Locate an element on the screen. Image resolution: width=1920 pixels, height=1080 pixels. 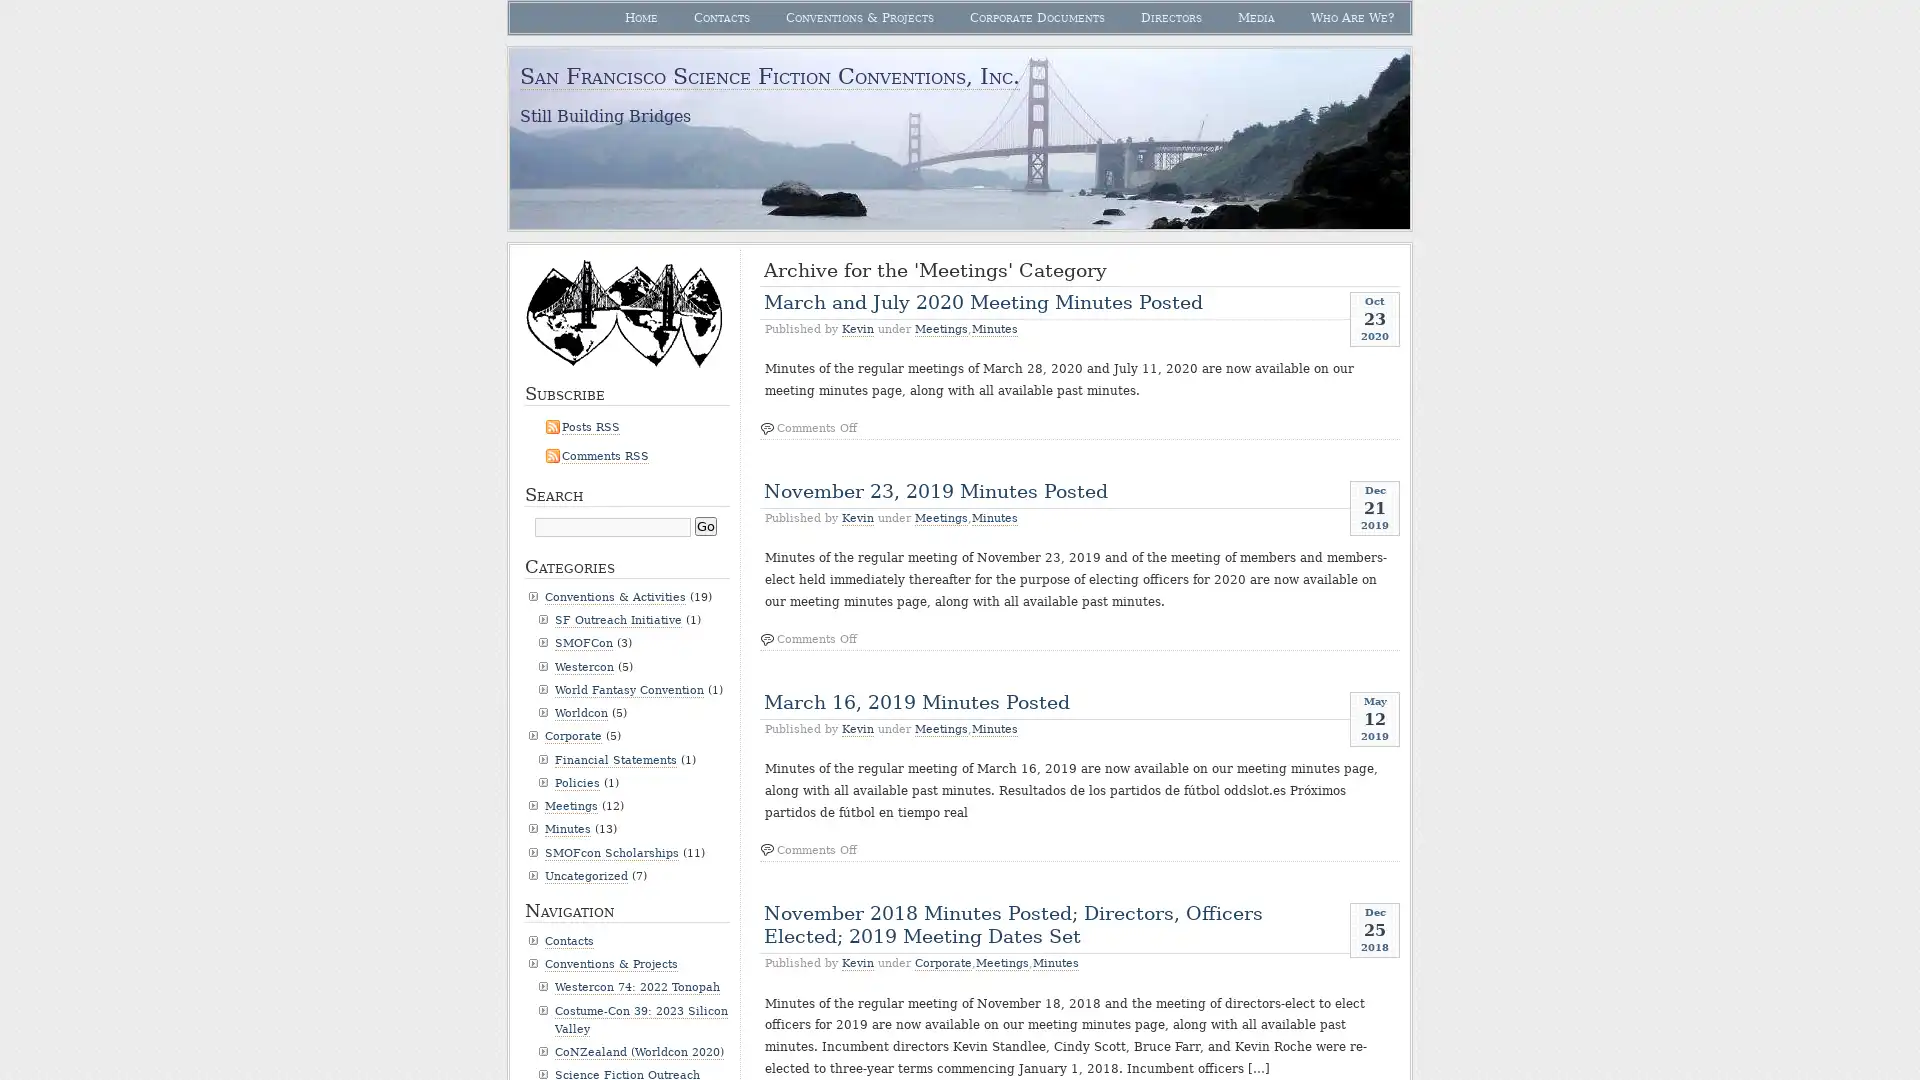
Go is located at coordinates (705, 524).